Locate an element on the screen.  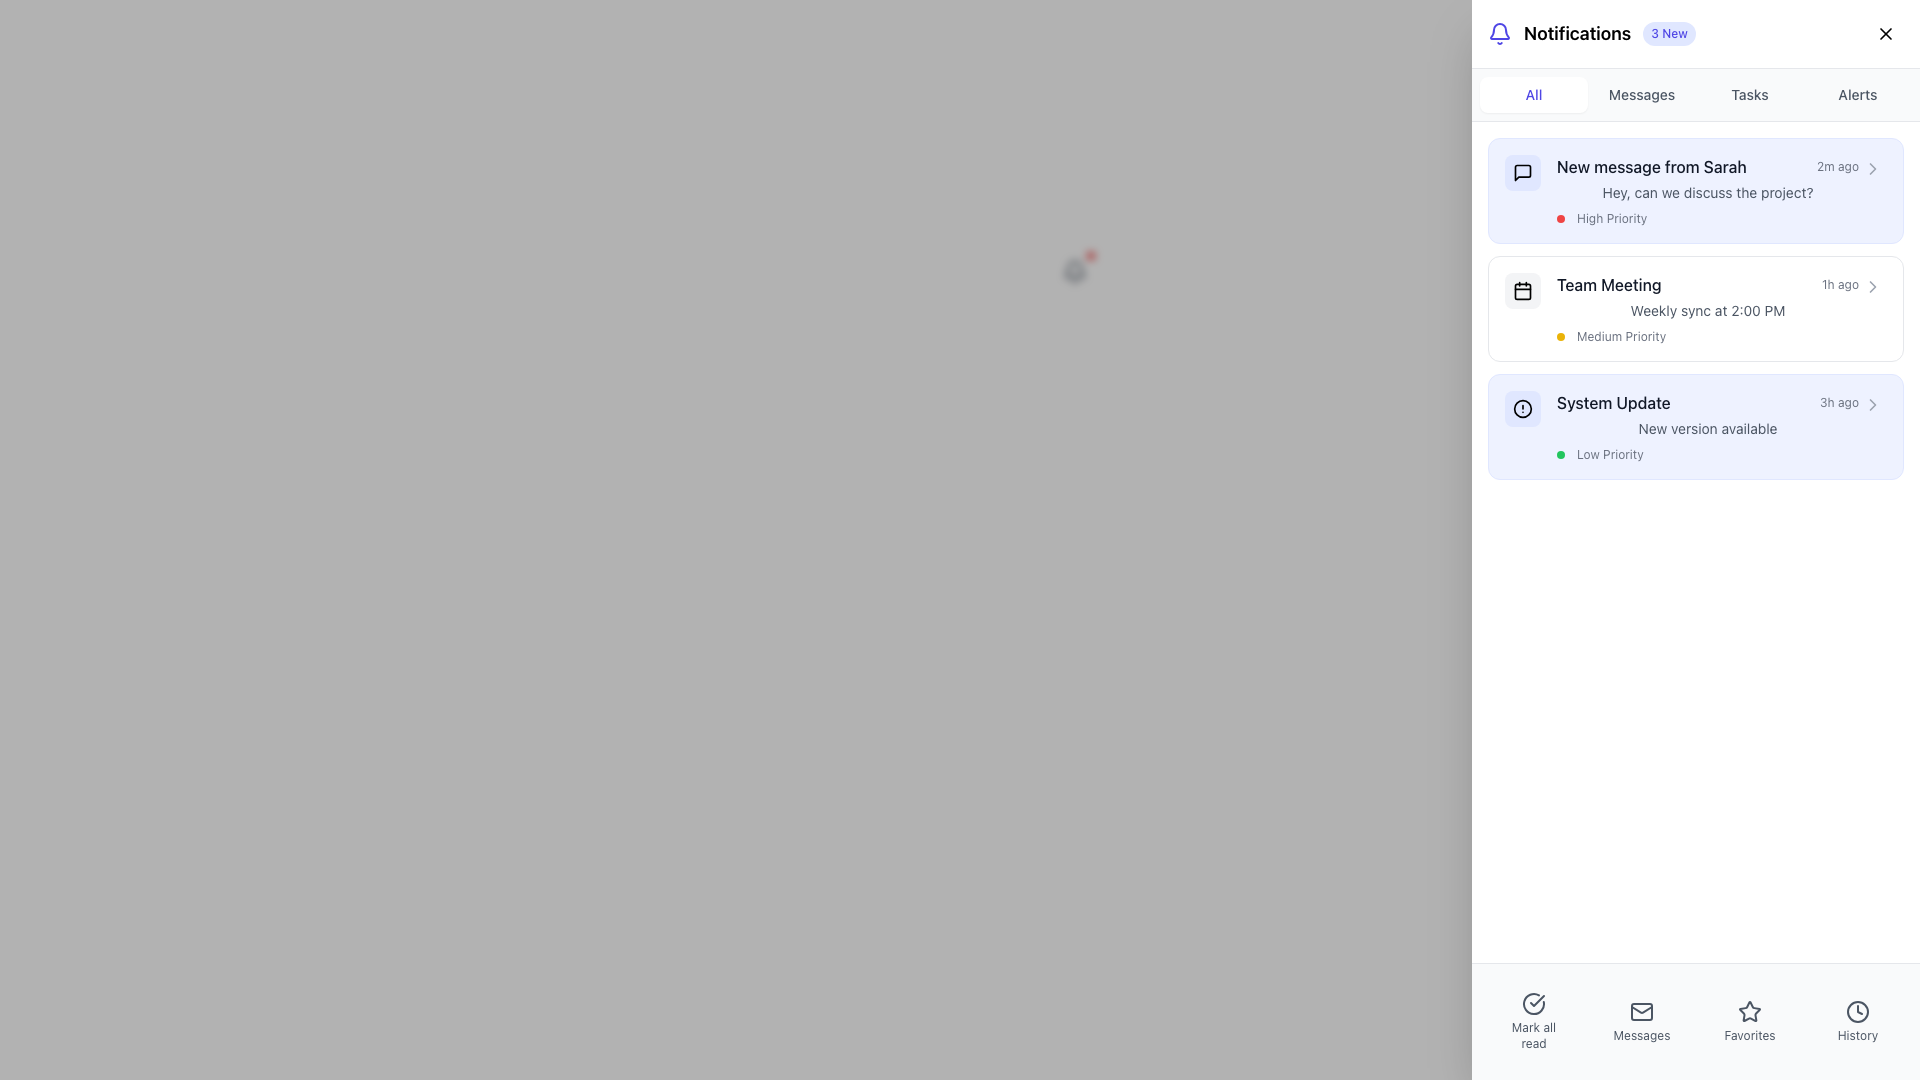
the calendar icon in the middle of the 'Team Meeting' notification card, which visually represents time-based information is located at coordinates (1521, 290).